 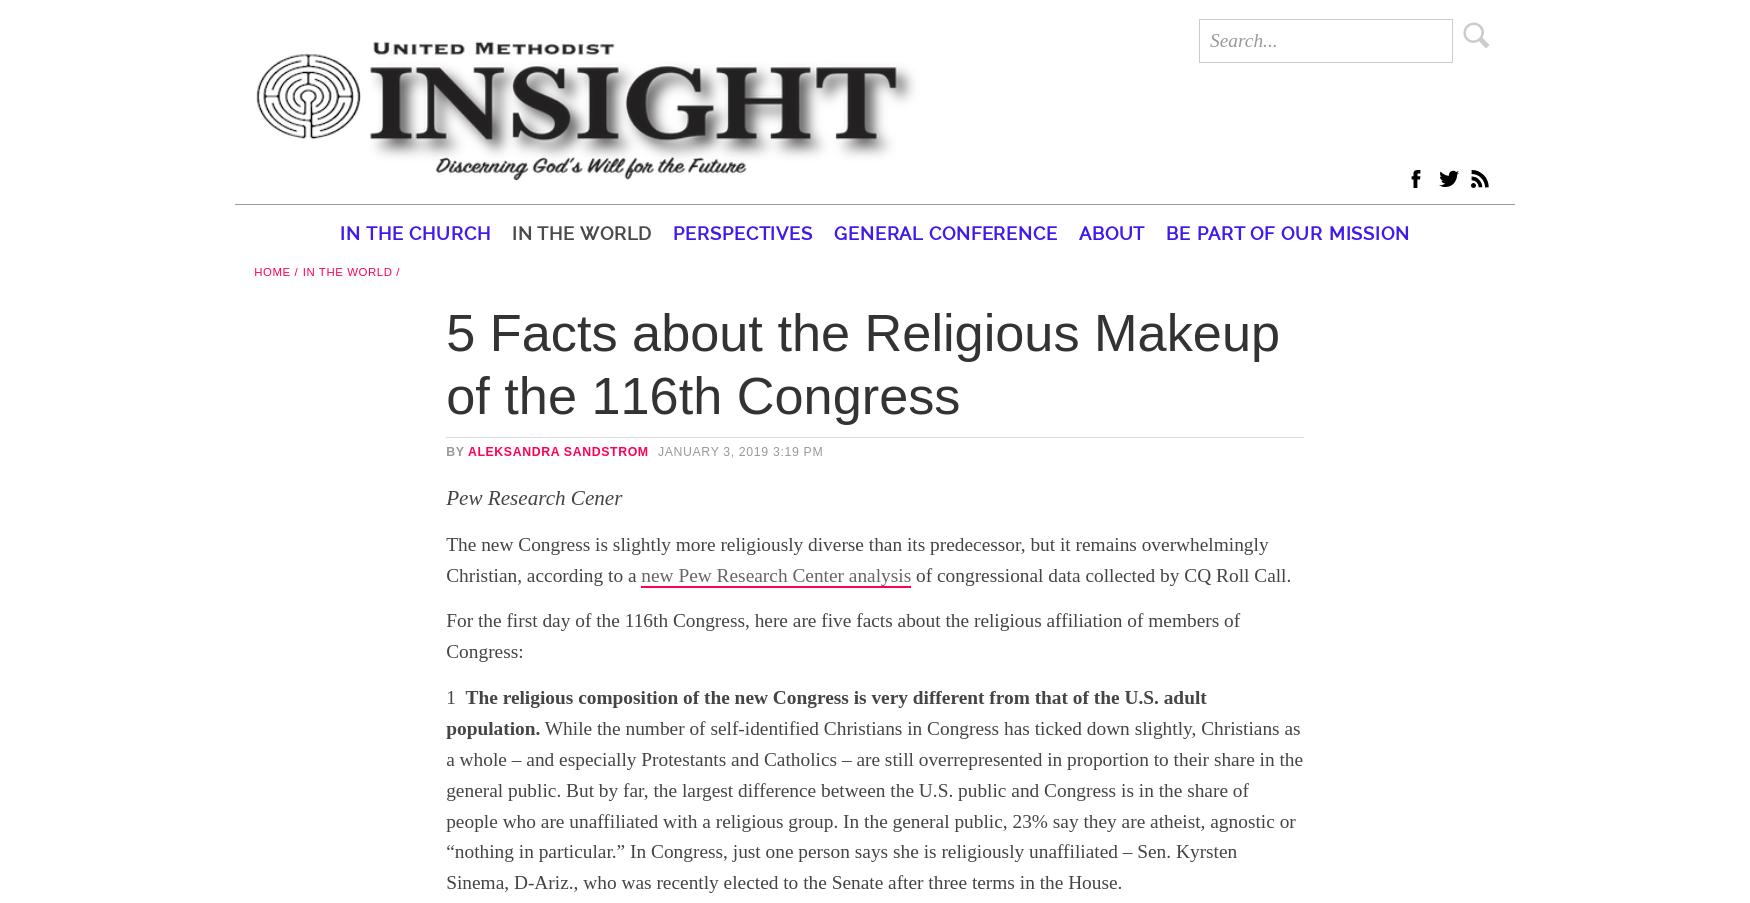 I want to click on 'Pew Research Cener', so click(x=532, y=497).